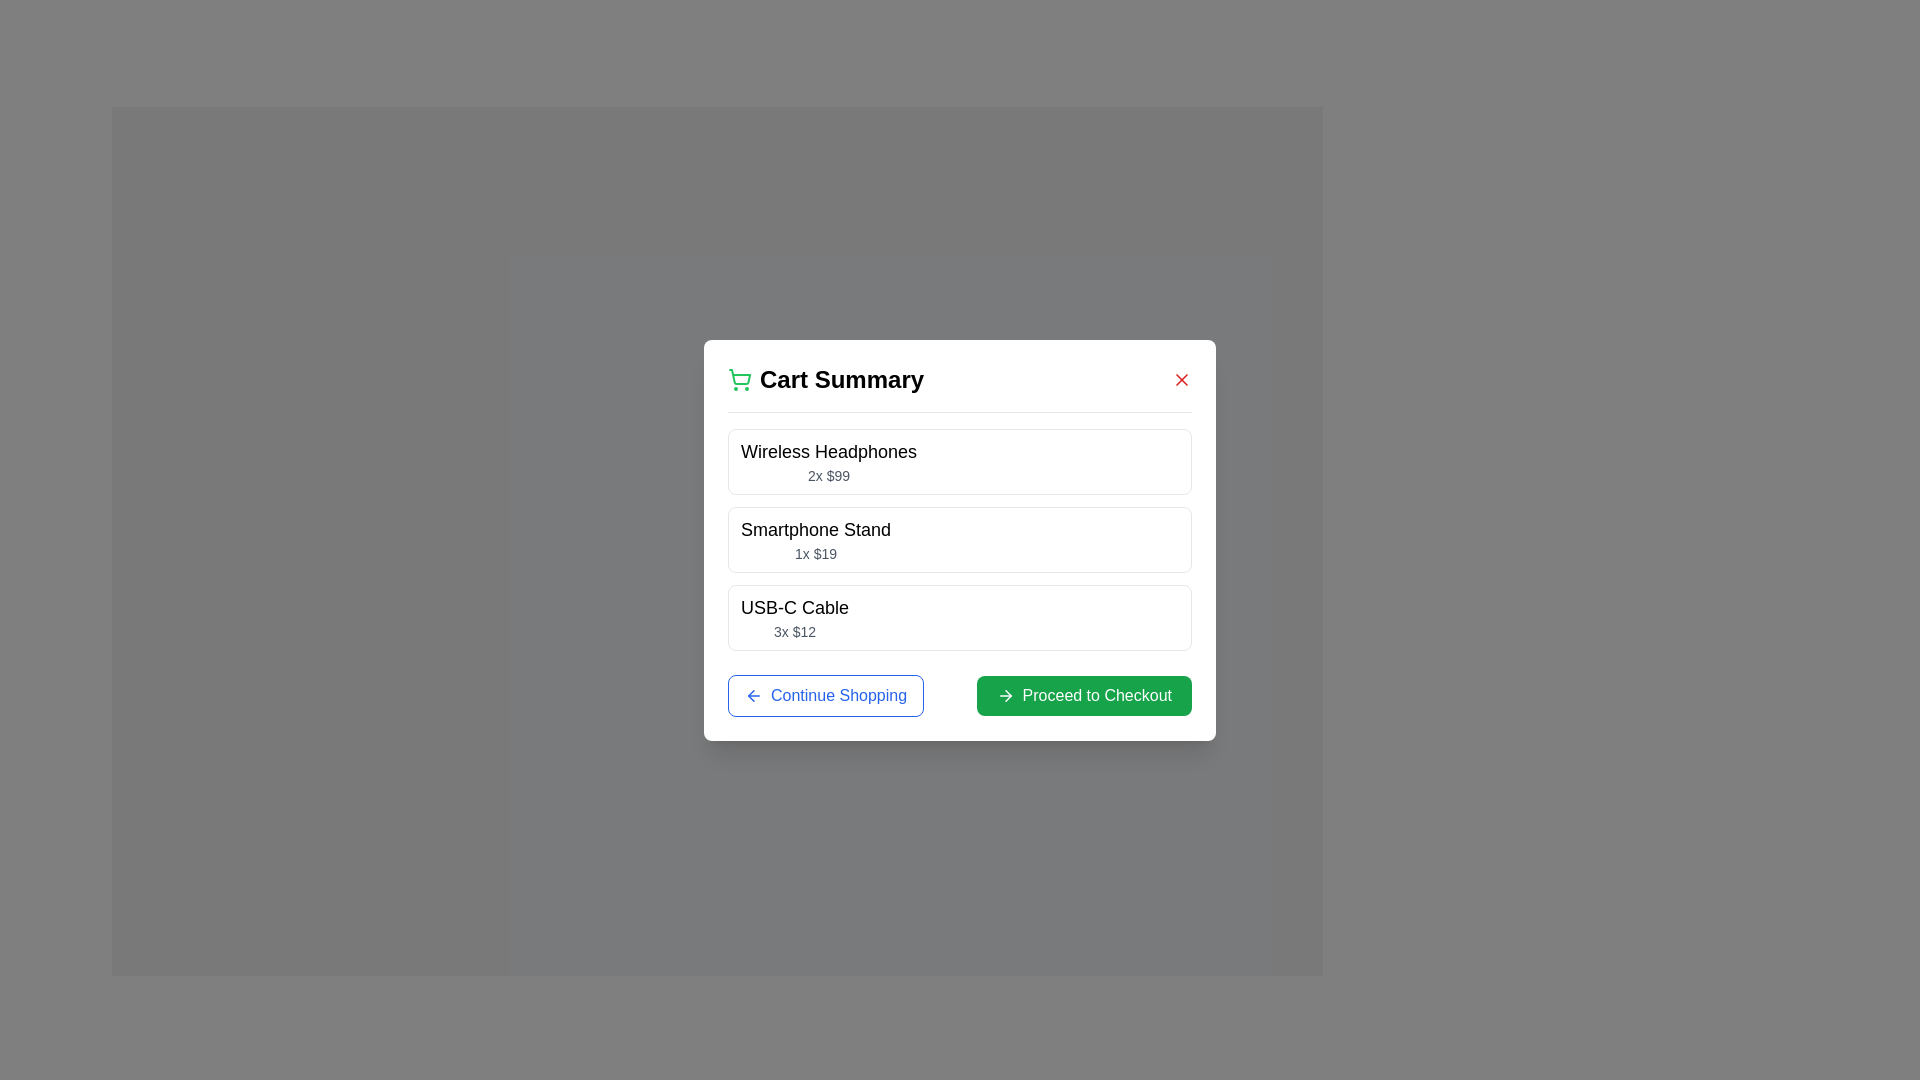  Describe the element at coordinates (960, 616) in the screenshot. I see `the static content display element showing the item descriptor 'USB-C Cable' with its quantity and price in the shopping cart summary` at that location.